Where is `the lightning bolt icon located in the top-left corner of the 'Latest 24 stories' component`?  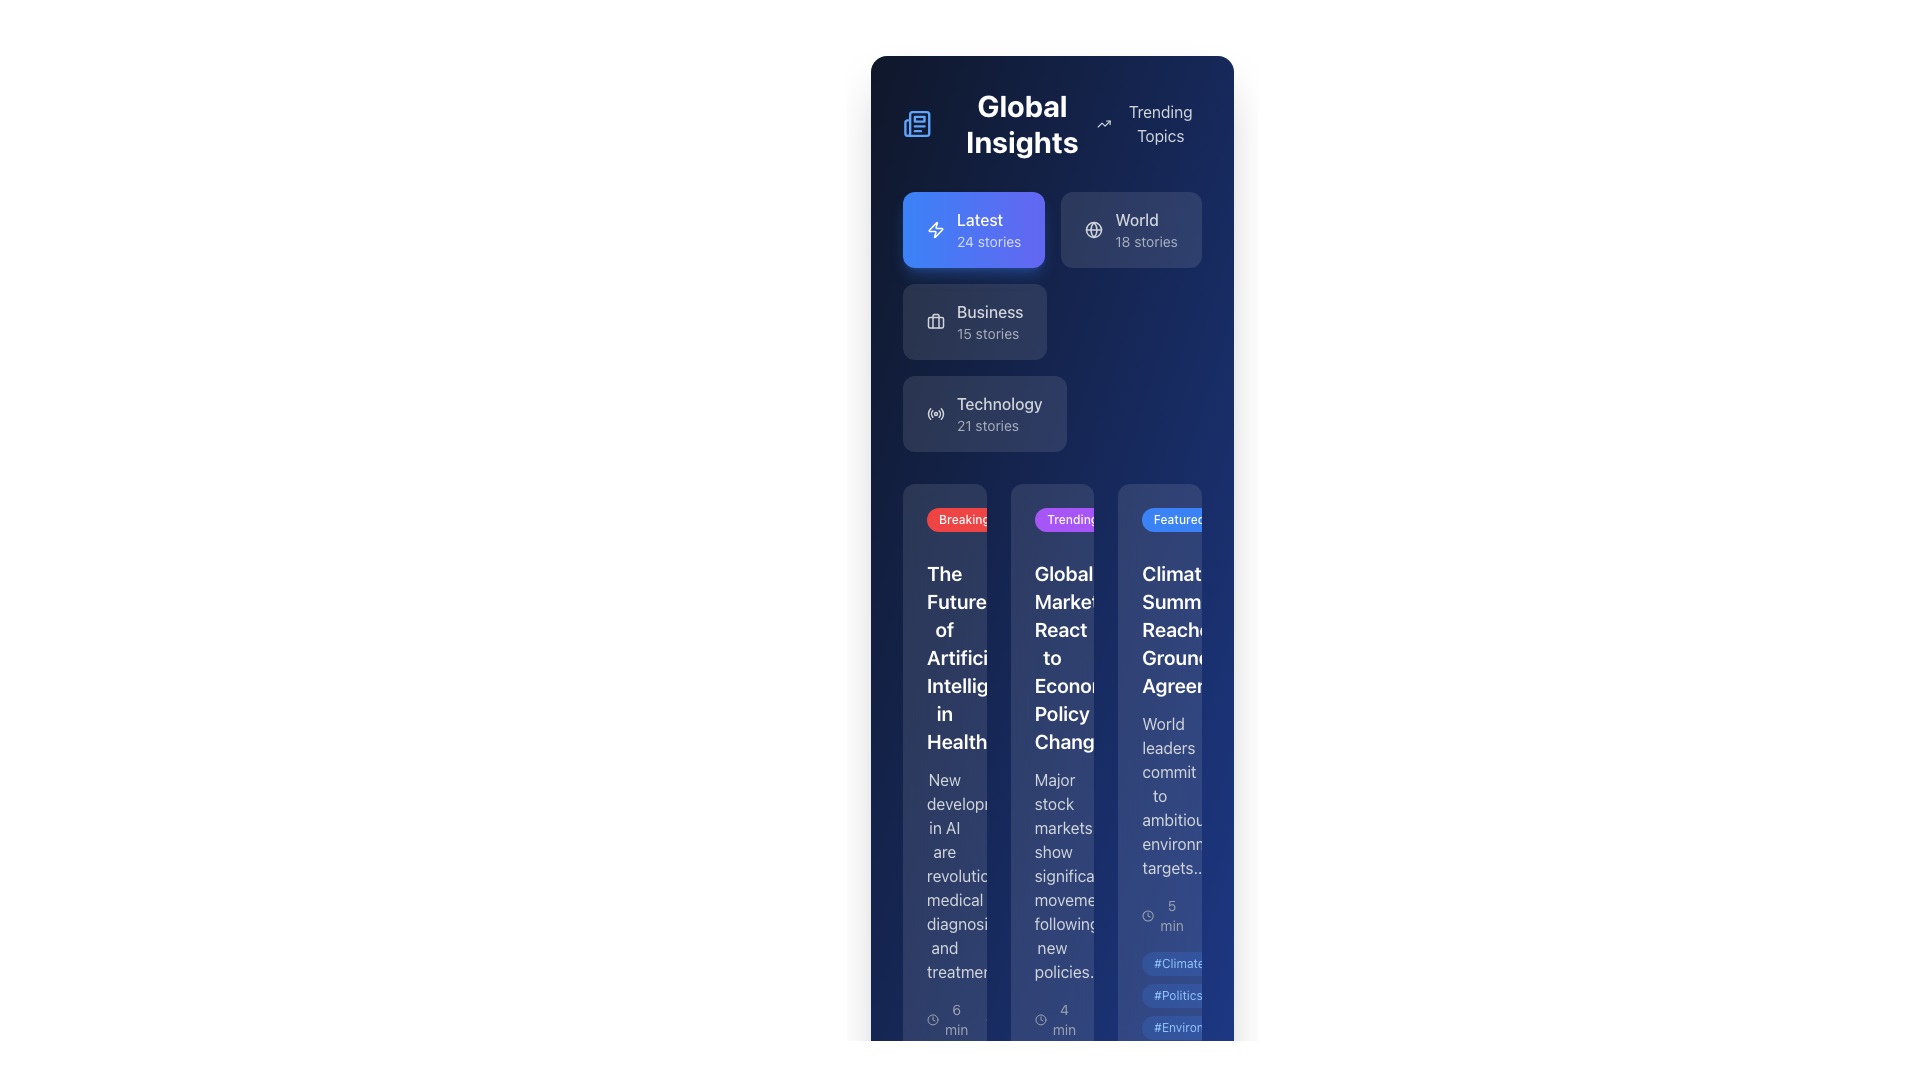 the lightning bolt icon located in the top-left corner of the 'Latest 24 stories' component is located at coordinates (935, 229).